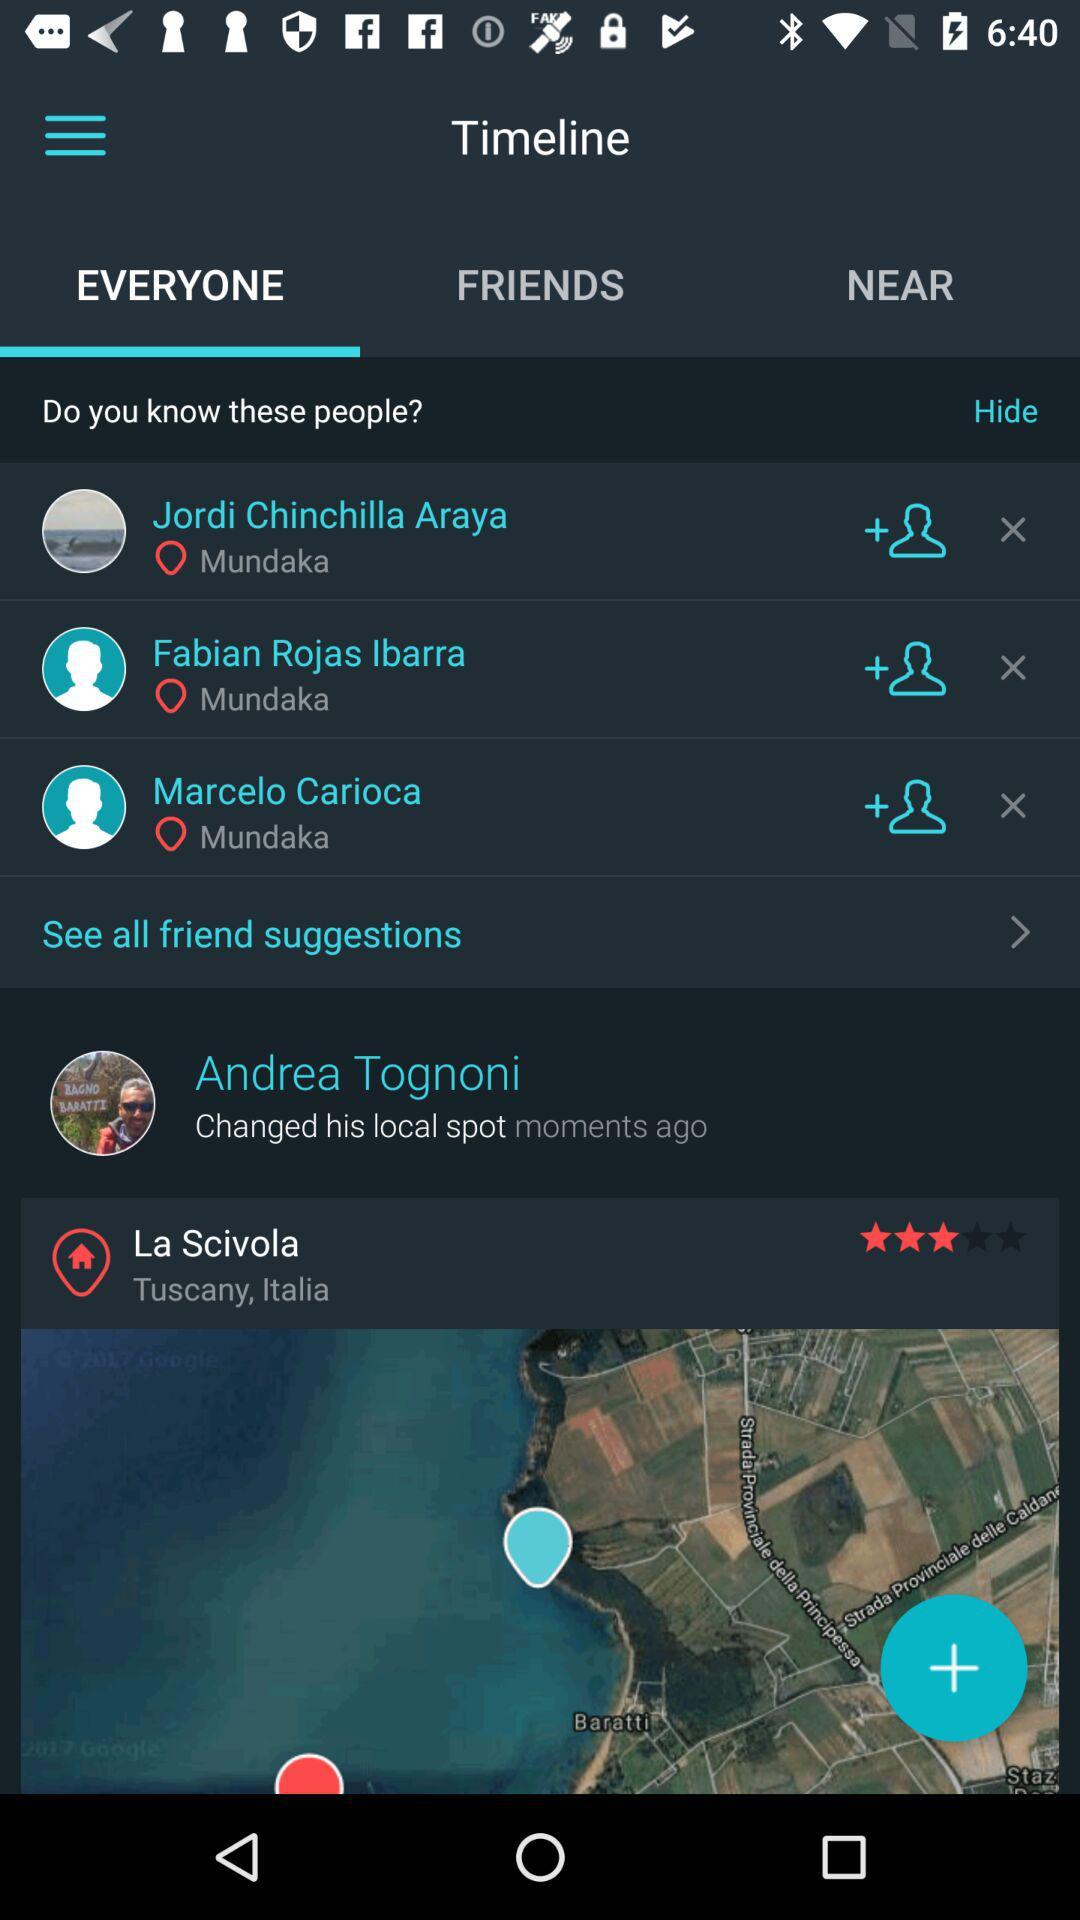 This screenshot has width=1080, height=1920. Describe the element at coordinates (74, 135) in the screenshot. I see `item to the left of timeline` at that location.